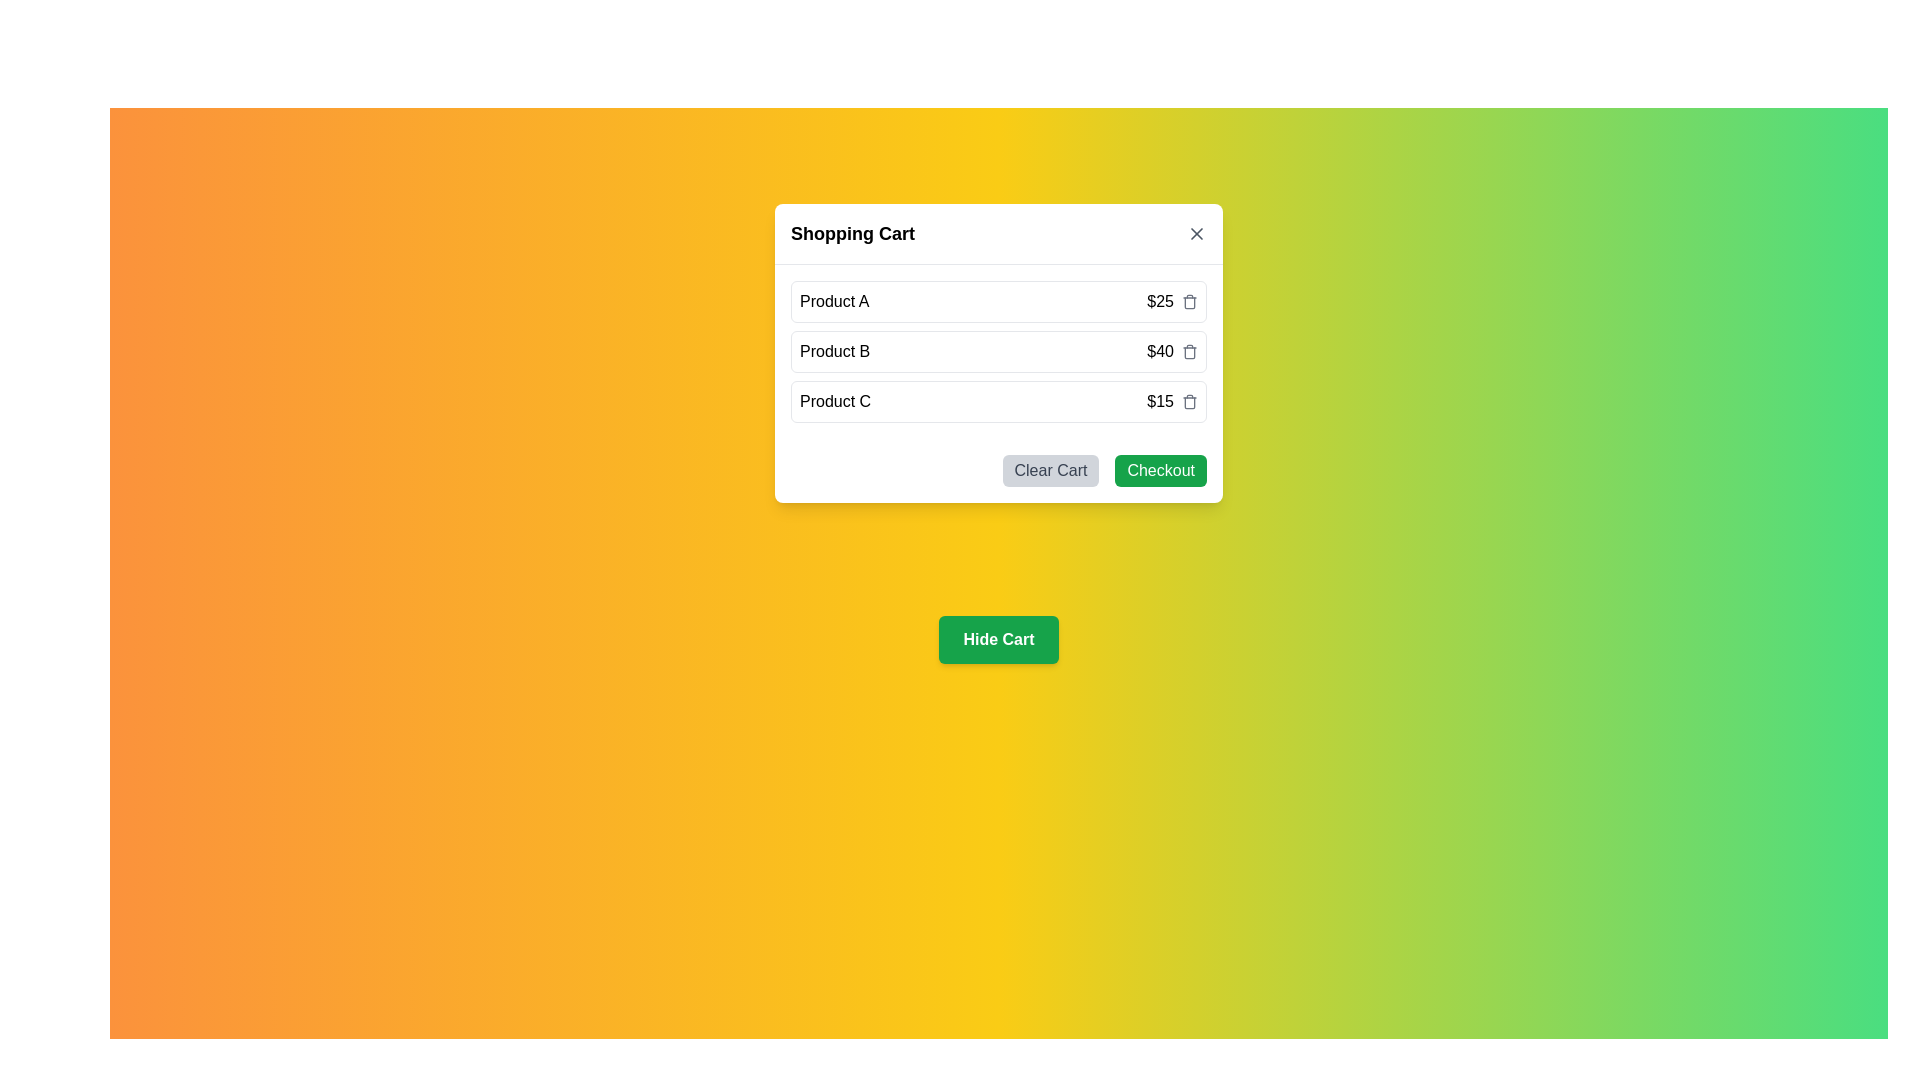  I want to click on the text label displaying '$15', which is positioned to the right of 'Product C' and aligns horizontally with it, so click(1172, 401).